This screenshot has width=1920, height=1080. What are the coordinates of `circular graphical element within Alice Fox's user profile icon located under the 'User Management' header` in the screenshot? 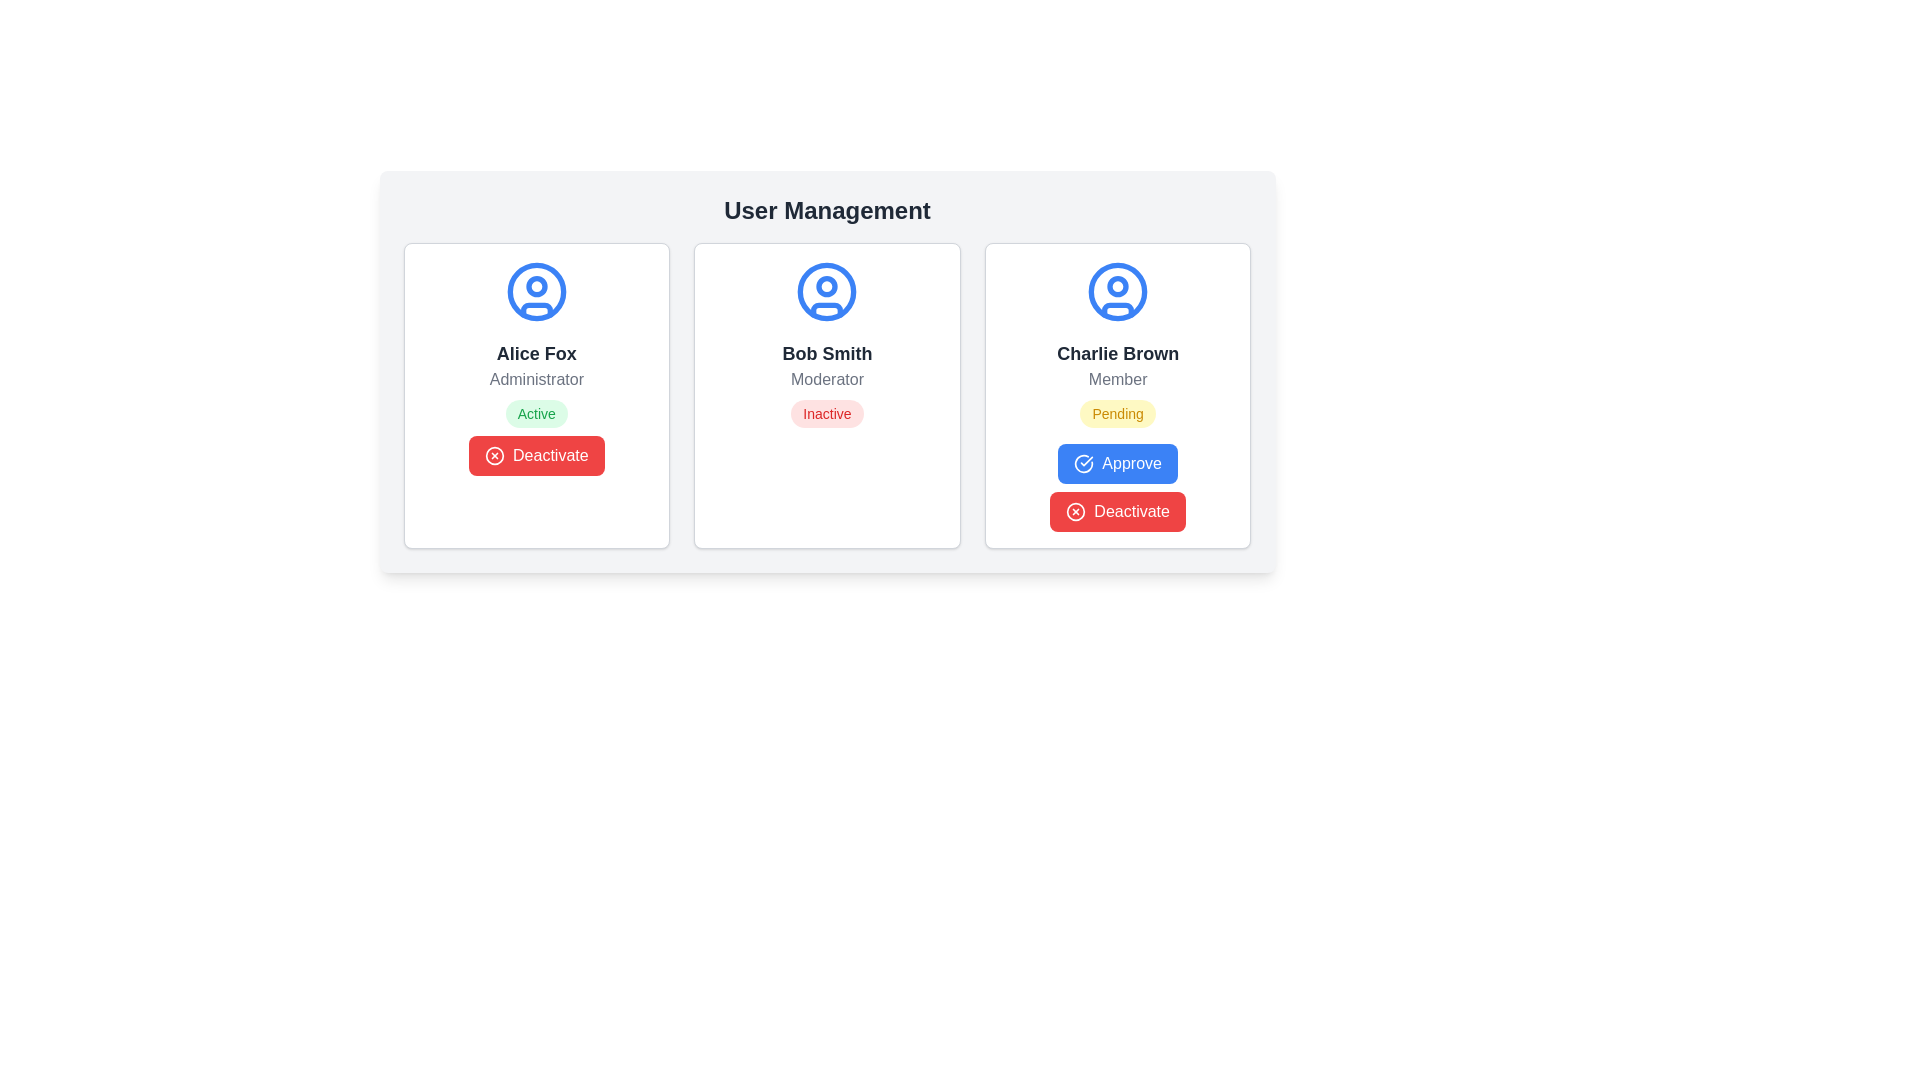 It's located at (536, 292).